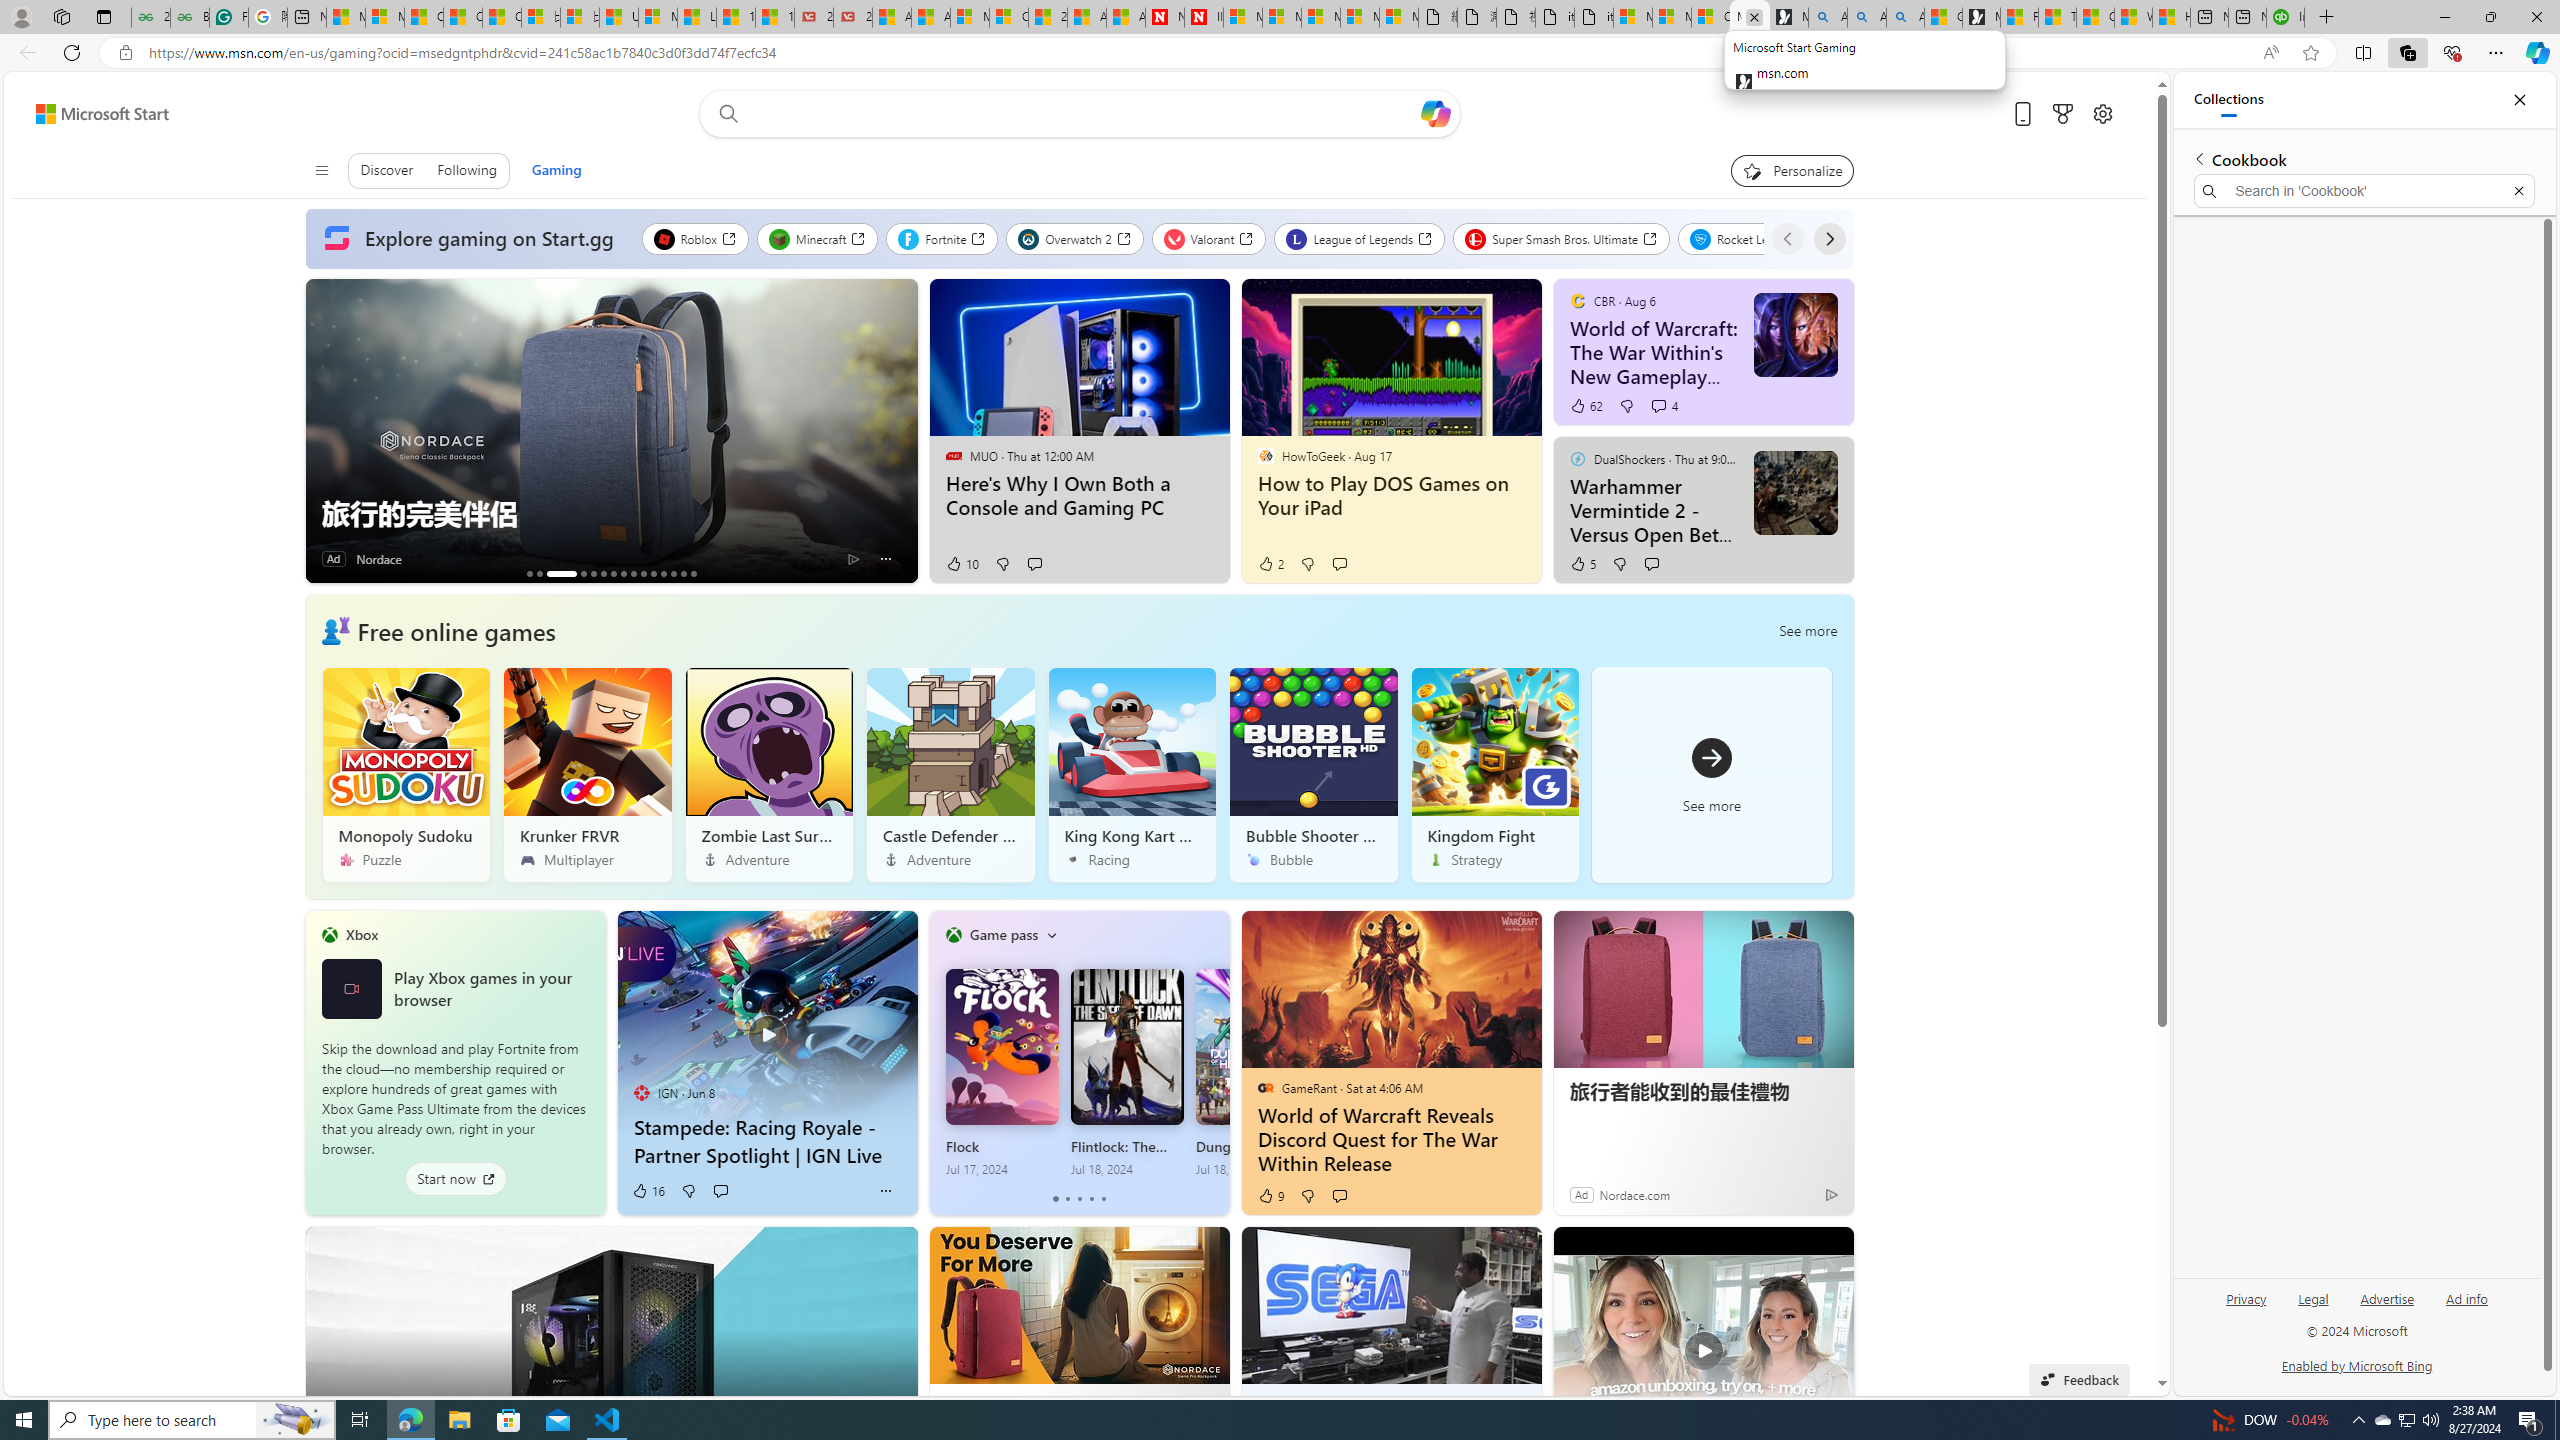 This screenshot has height=1440, width=2560. What do you see at coordinates (1577, 457) in the screenshot?
I see `'DualShockers'` at bounding box center [1577, 457].